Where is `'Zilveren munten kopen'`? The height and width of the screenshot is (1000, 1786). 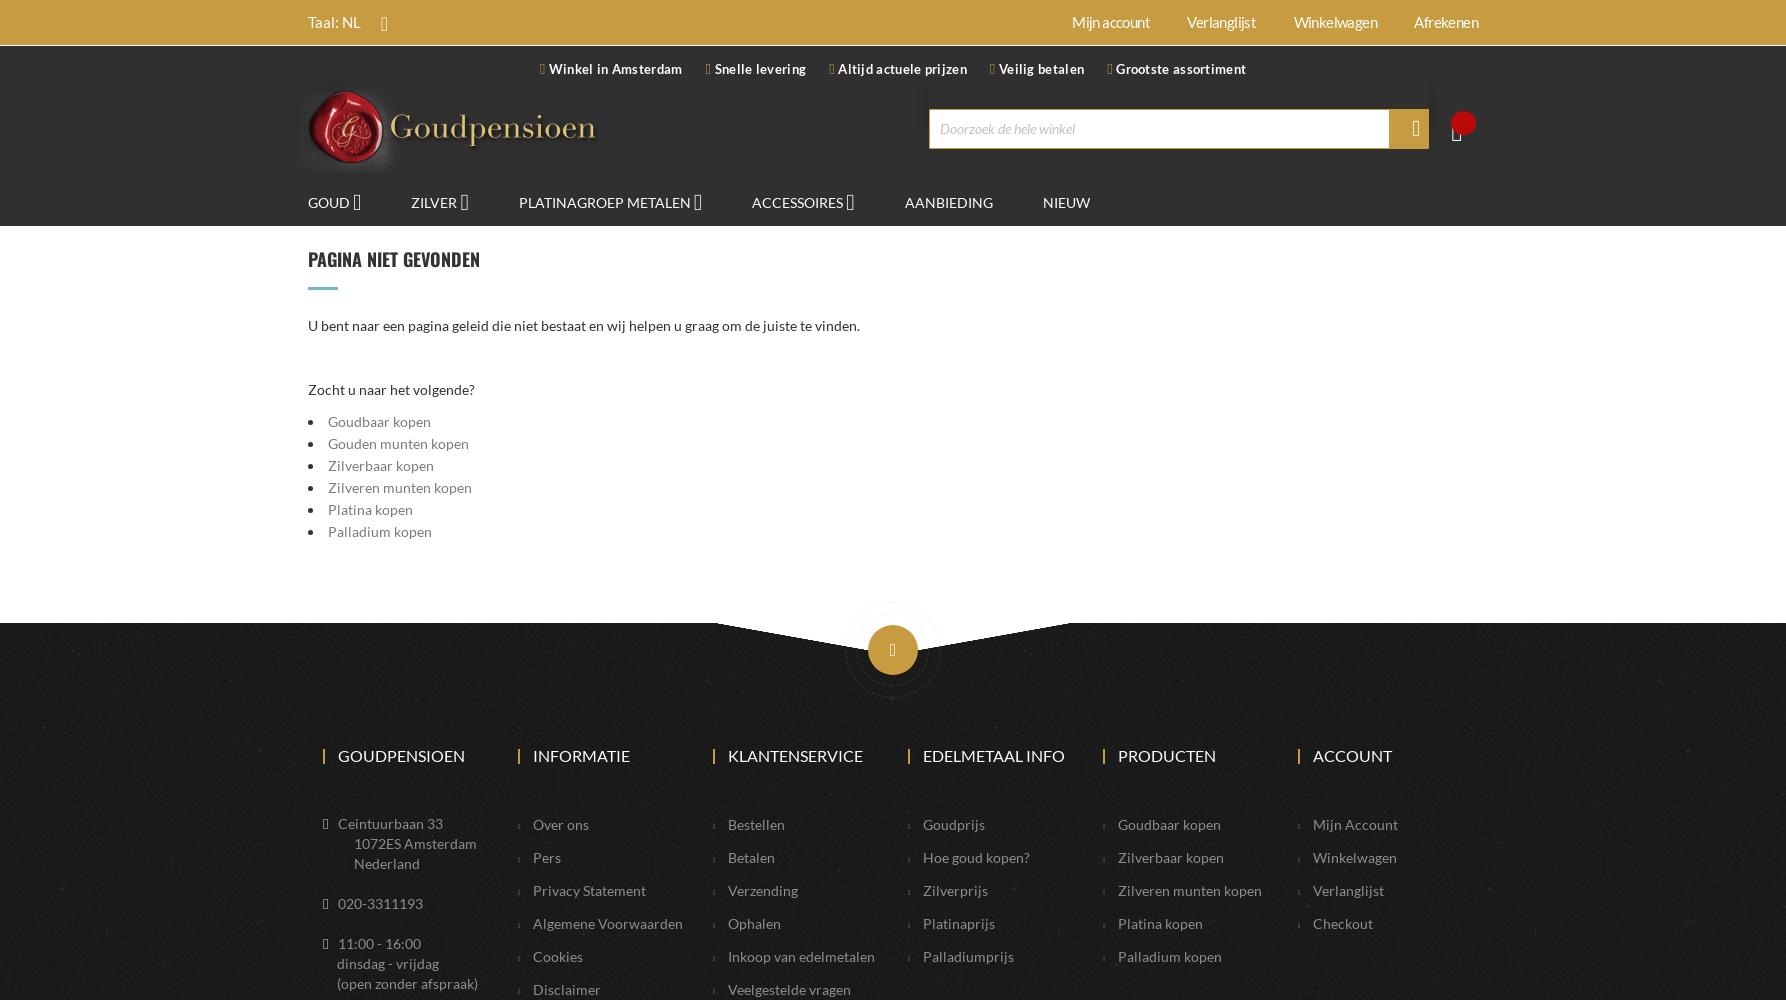 'Zilveren munten kopen' is located at coordinates (400, 486).